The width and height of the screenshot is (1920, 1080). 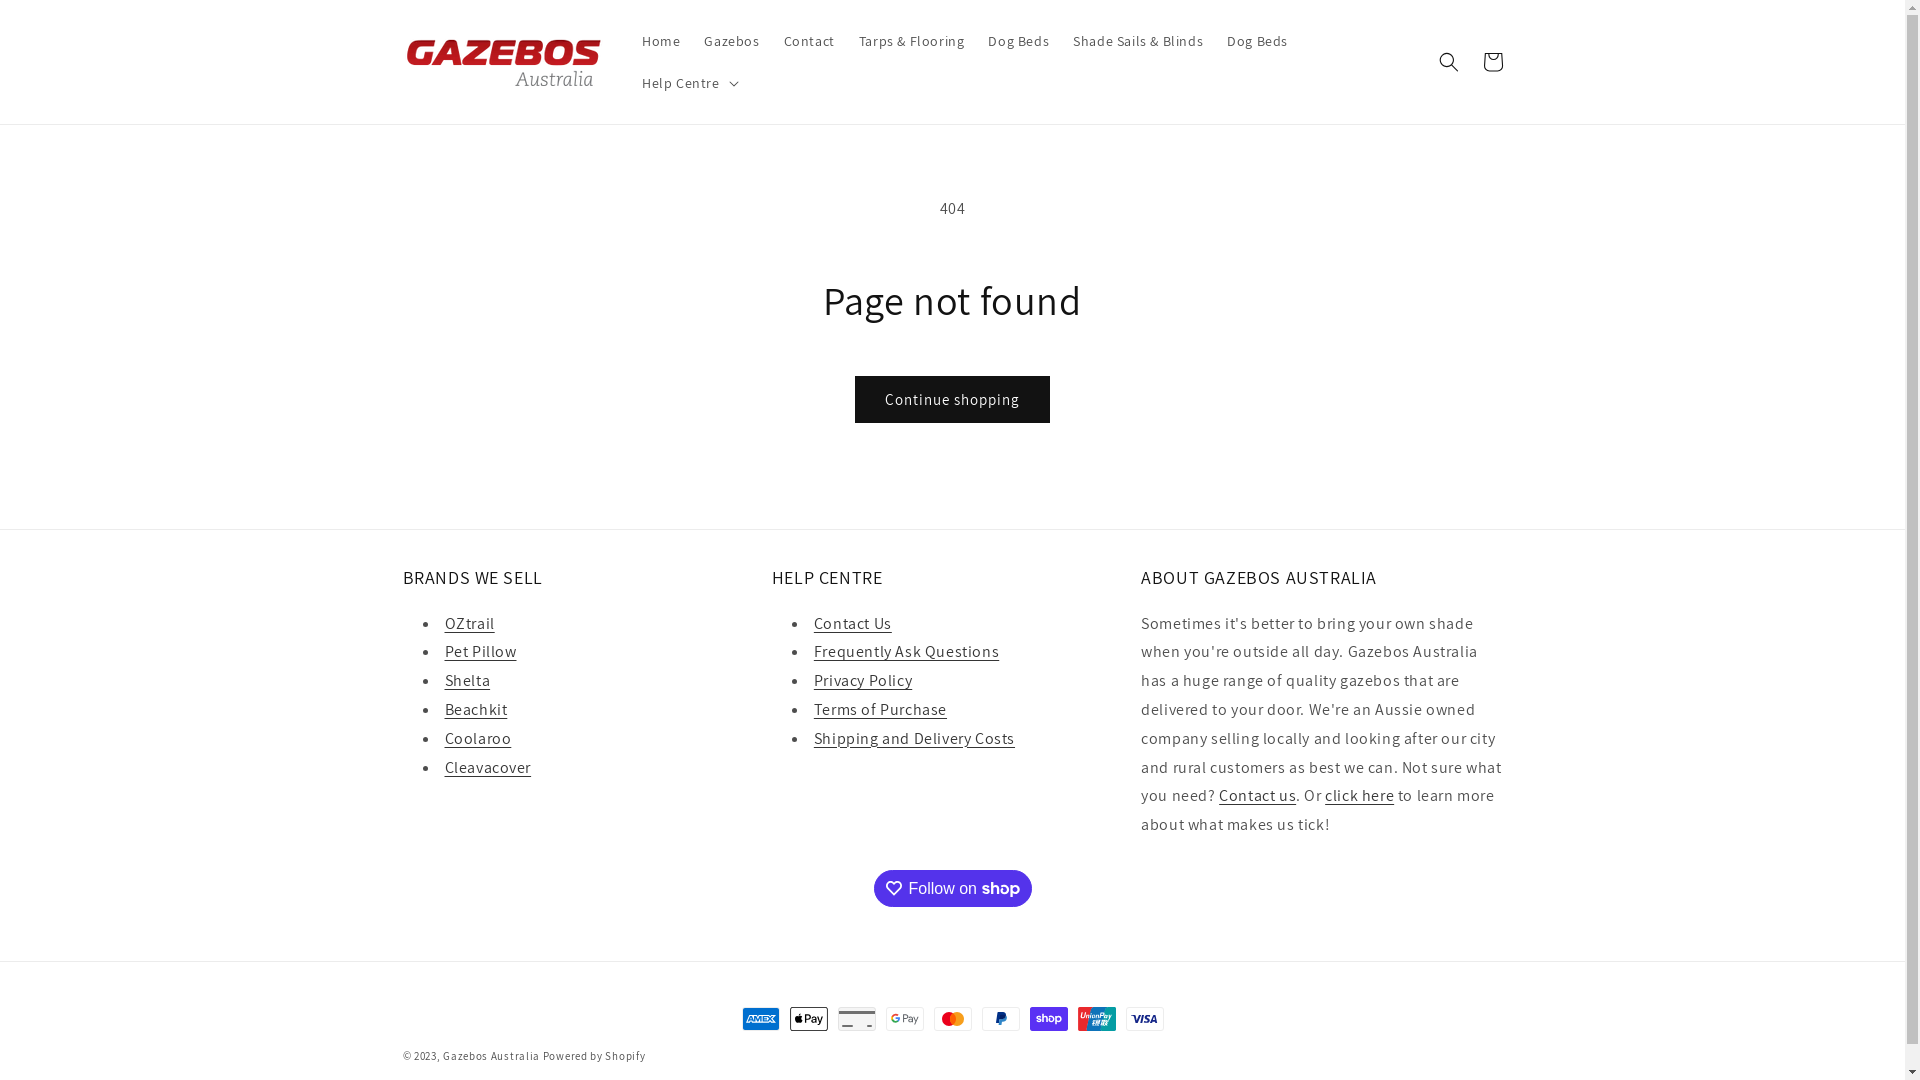 What do you see at coordinates (911, 41) in the screenshot?
I see `'Tarps & Flooring'` at bounding box center [911, 41].